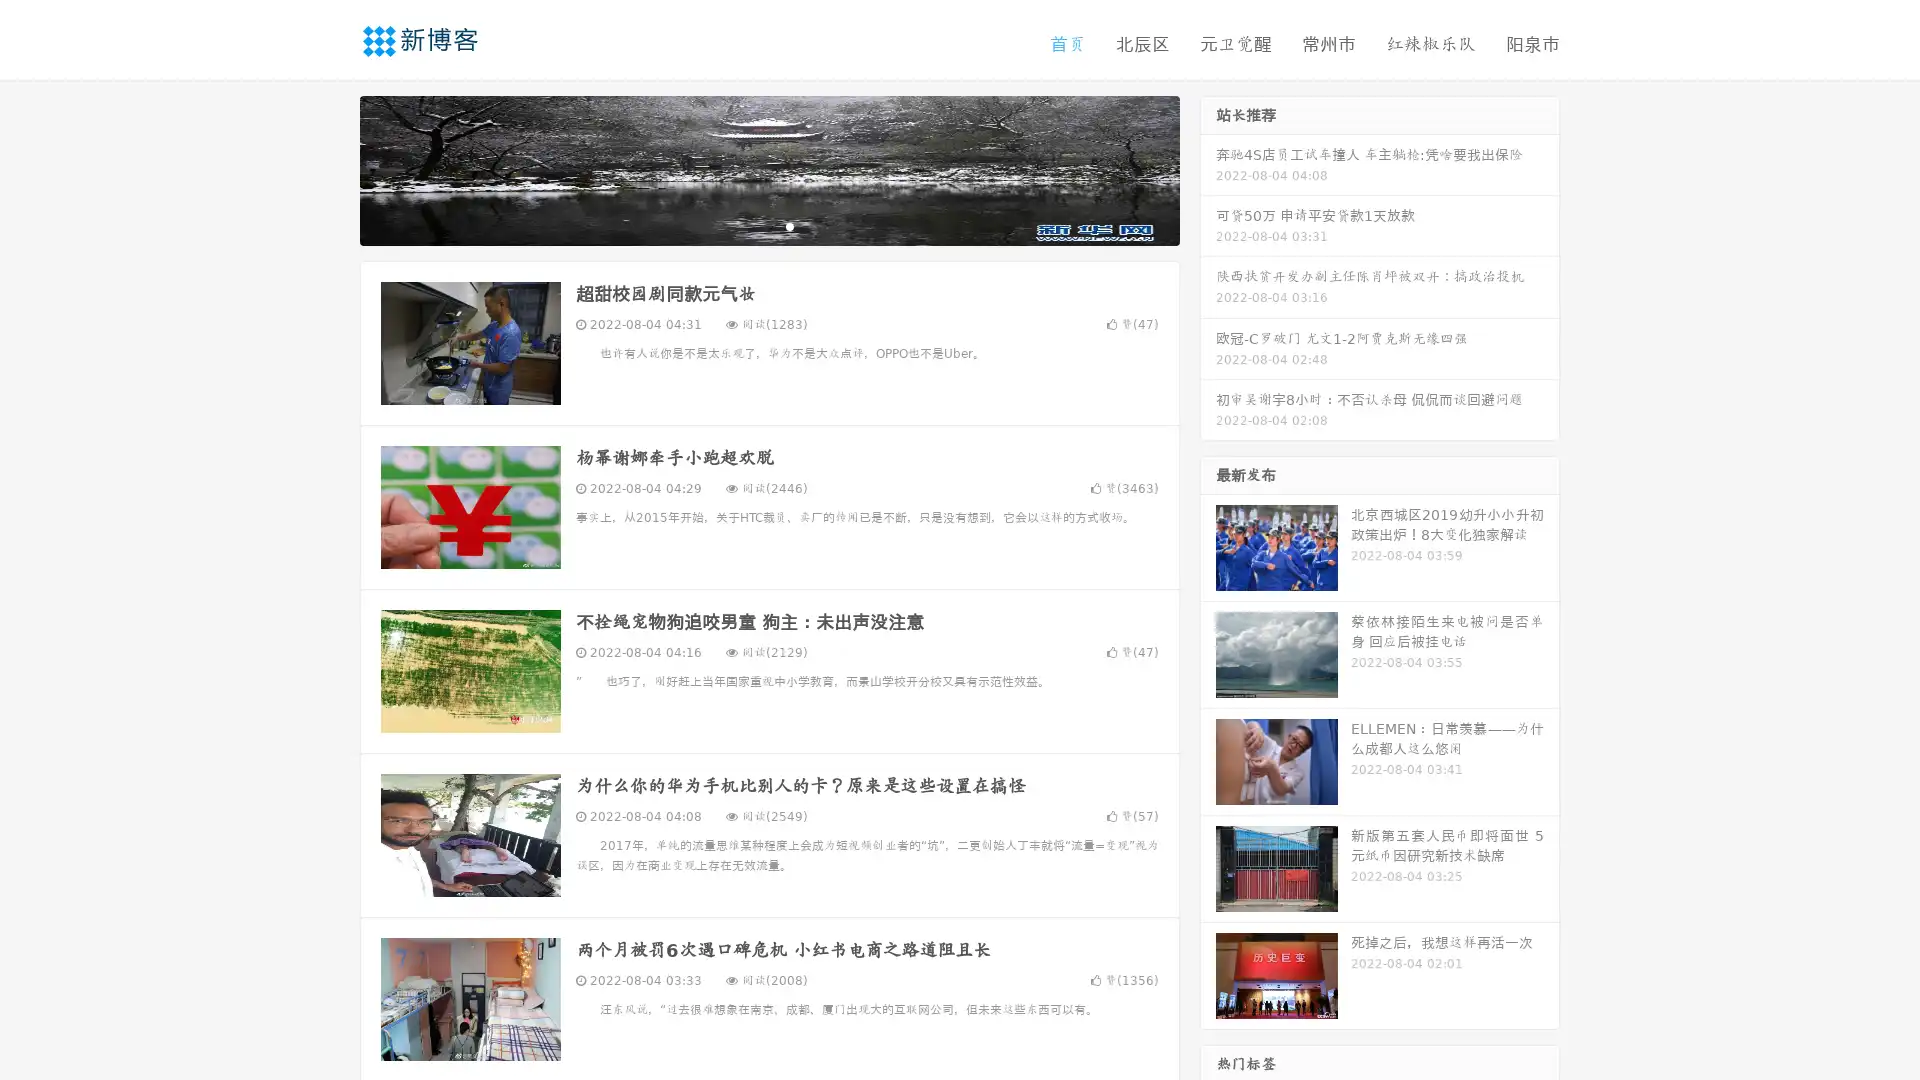 The width and height of the screenshot is (1920, 1080). What do you see at coordinates (1208, 168) in the screenshot?
I see `Next slide` at bounding box center [1208, 168].